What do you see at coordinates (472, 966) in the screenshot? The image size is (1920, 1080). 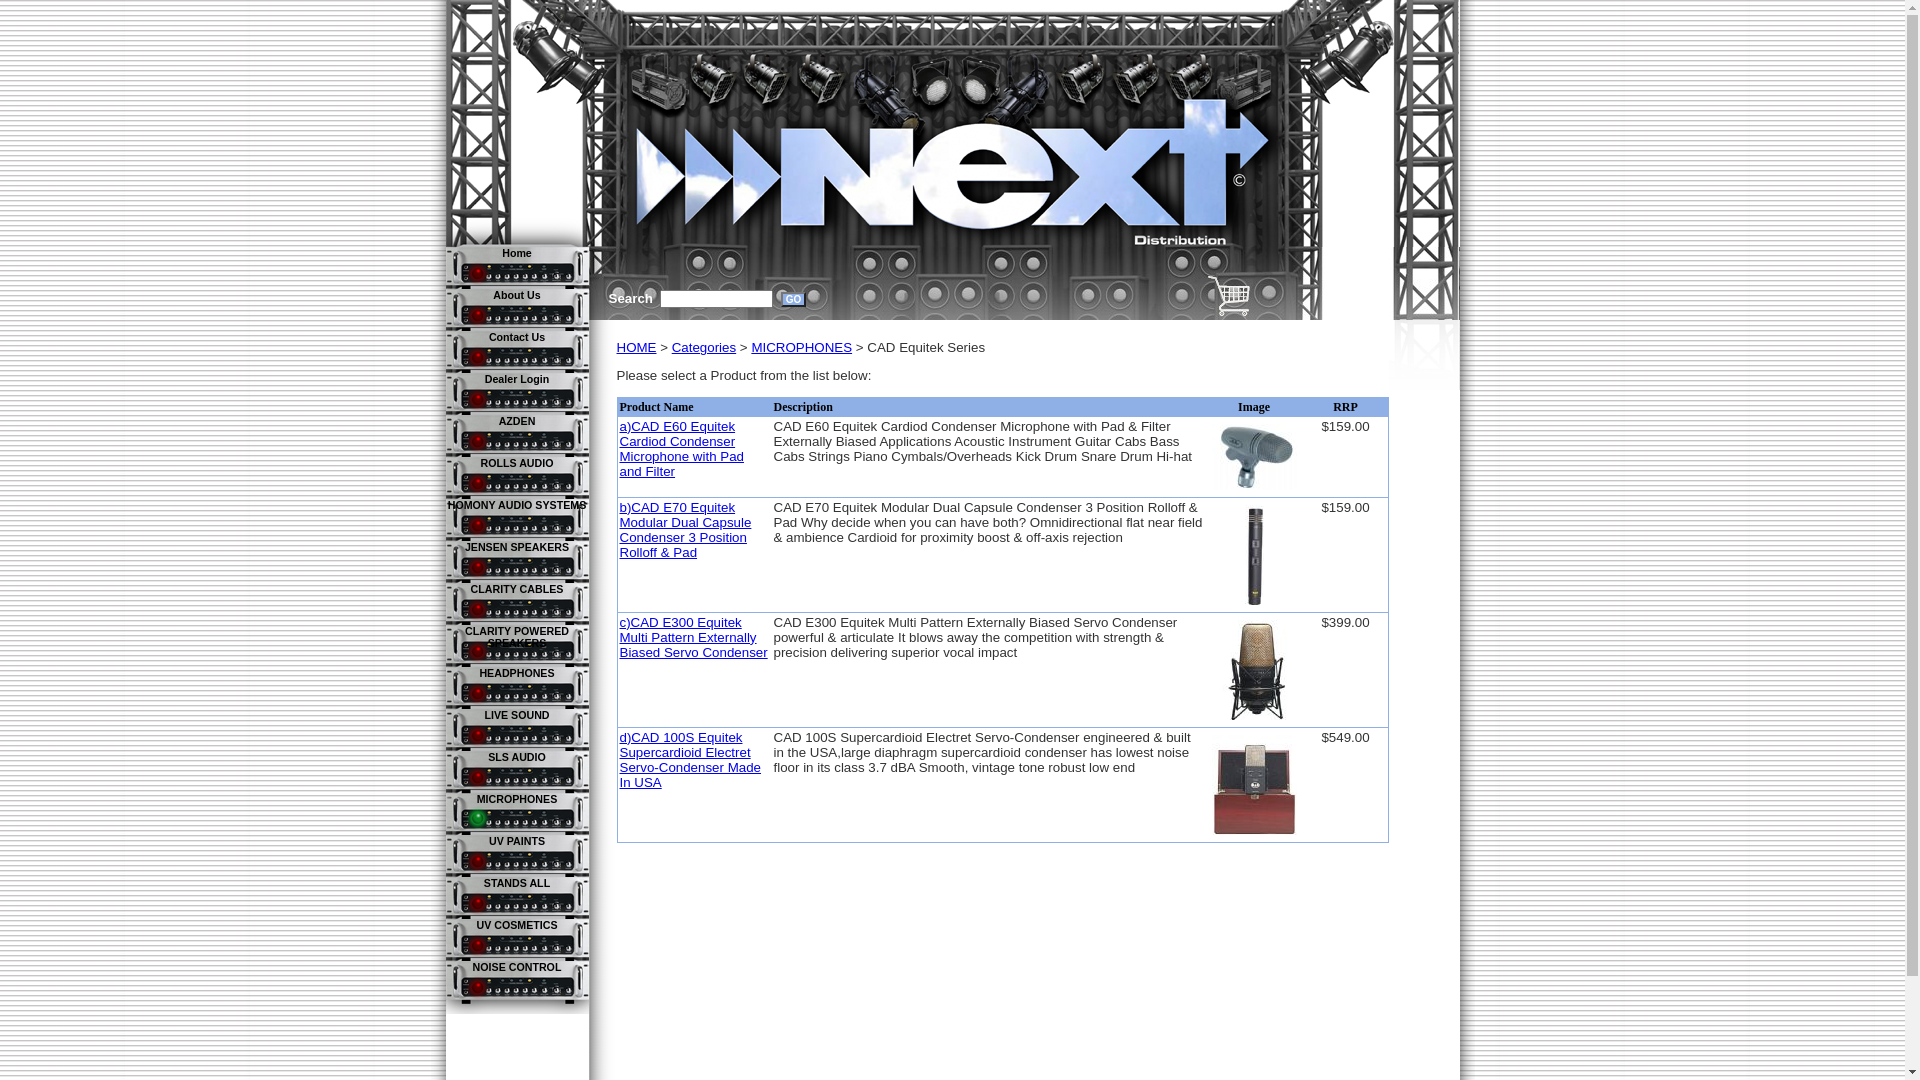 I see `'NOISE CONTROL'` at bounding box center [472, 966].